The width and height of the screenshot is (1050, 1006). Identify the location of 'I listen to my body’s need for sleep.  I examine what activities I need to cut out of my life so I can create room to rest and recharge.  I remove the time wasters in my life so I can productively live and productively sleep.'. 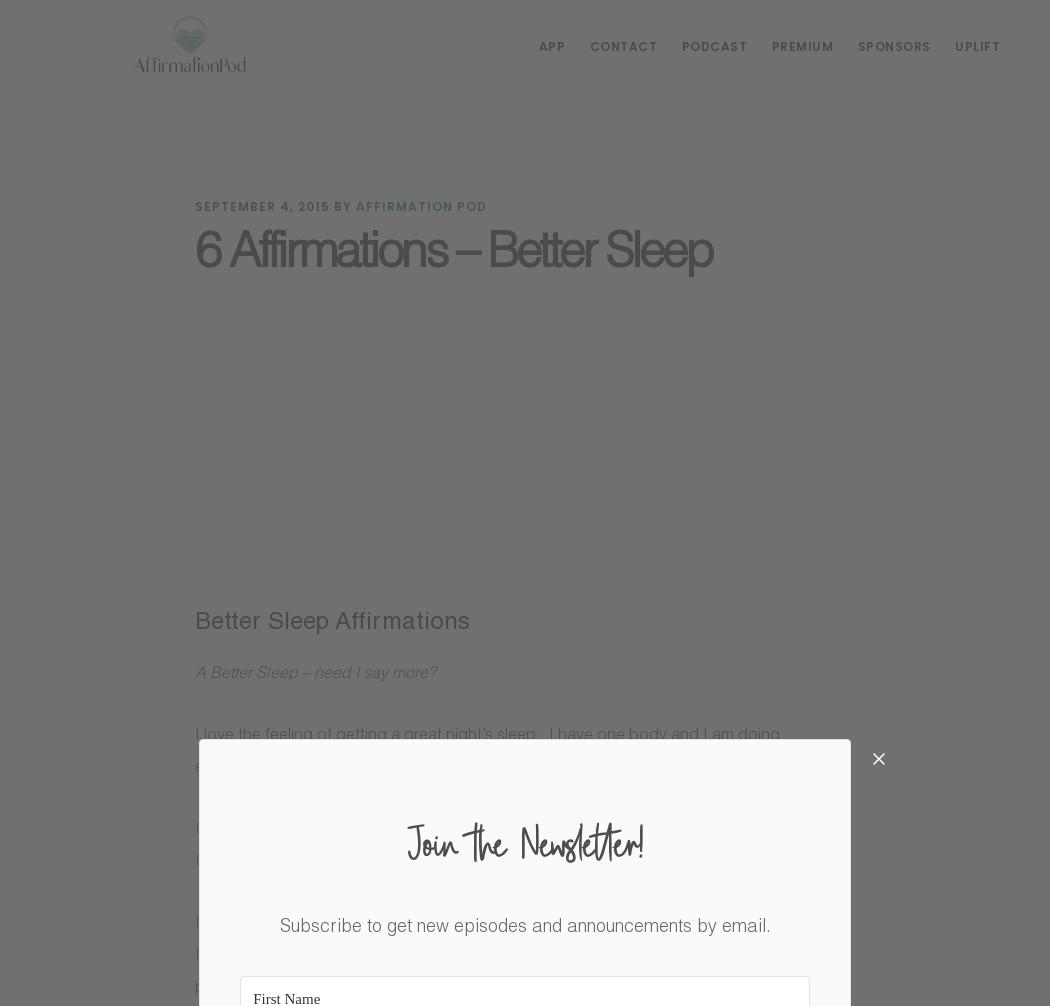
(520, 955).